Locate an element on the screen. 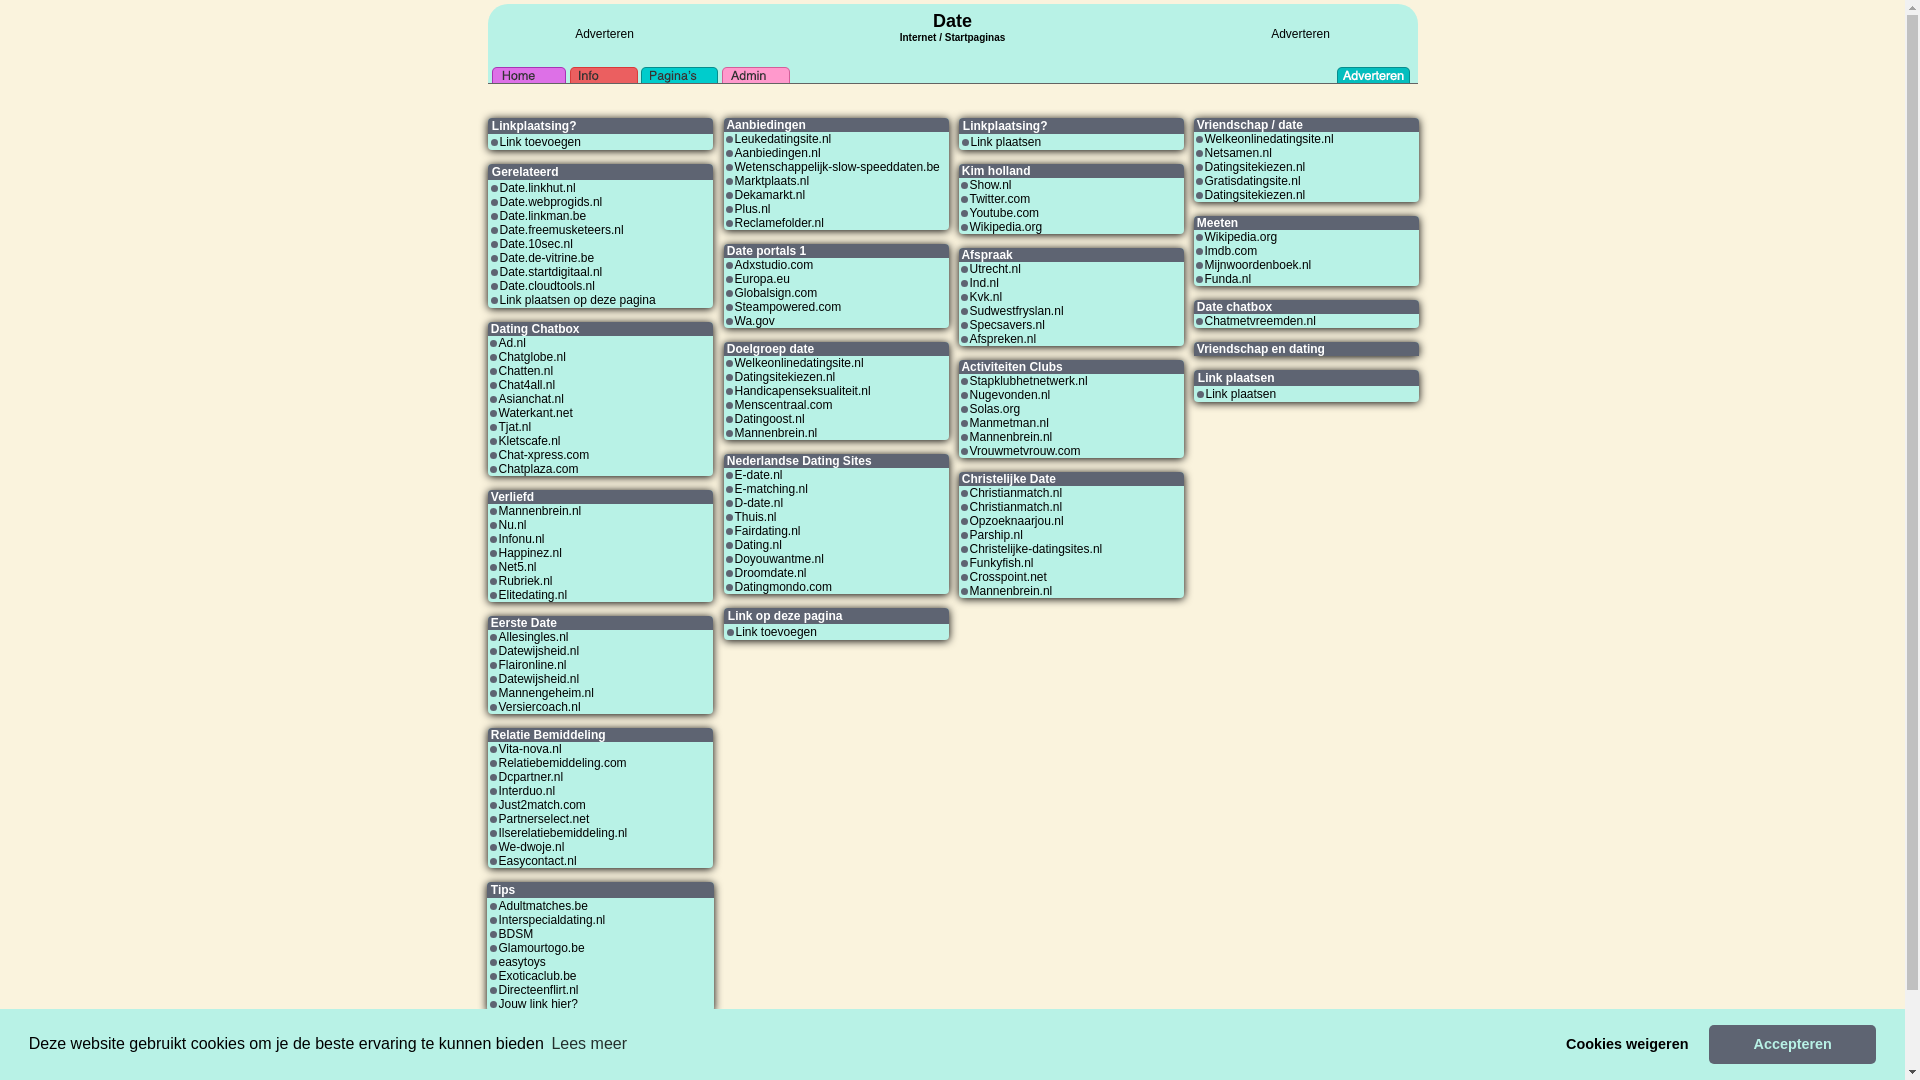 The height and width of the screenshot is (1080, 1920). 'Elitedating.nl' is located at coordinates (532, 593).